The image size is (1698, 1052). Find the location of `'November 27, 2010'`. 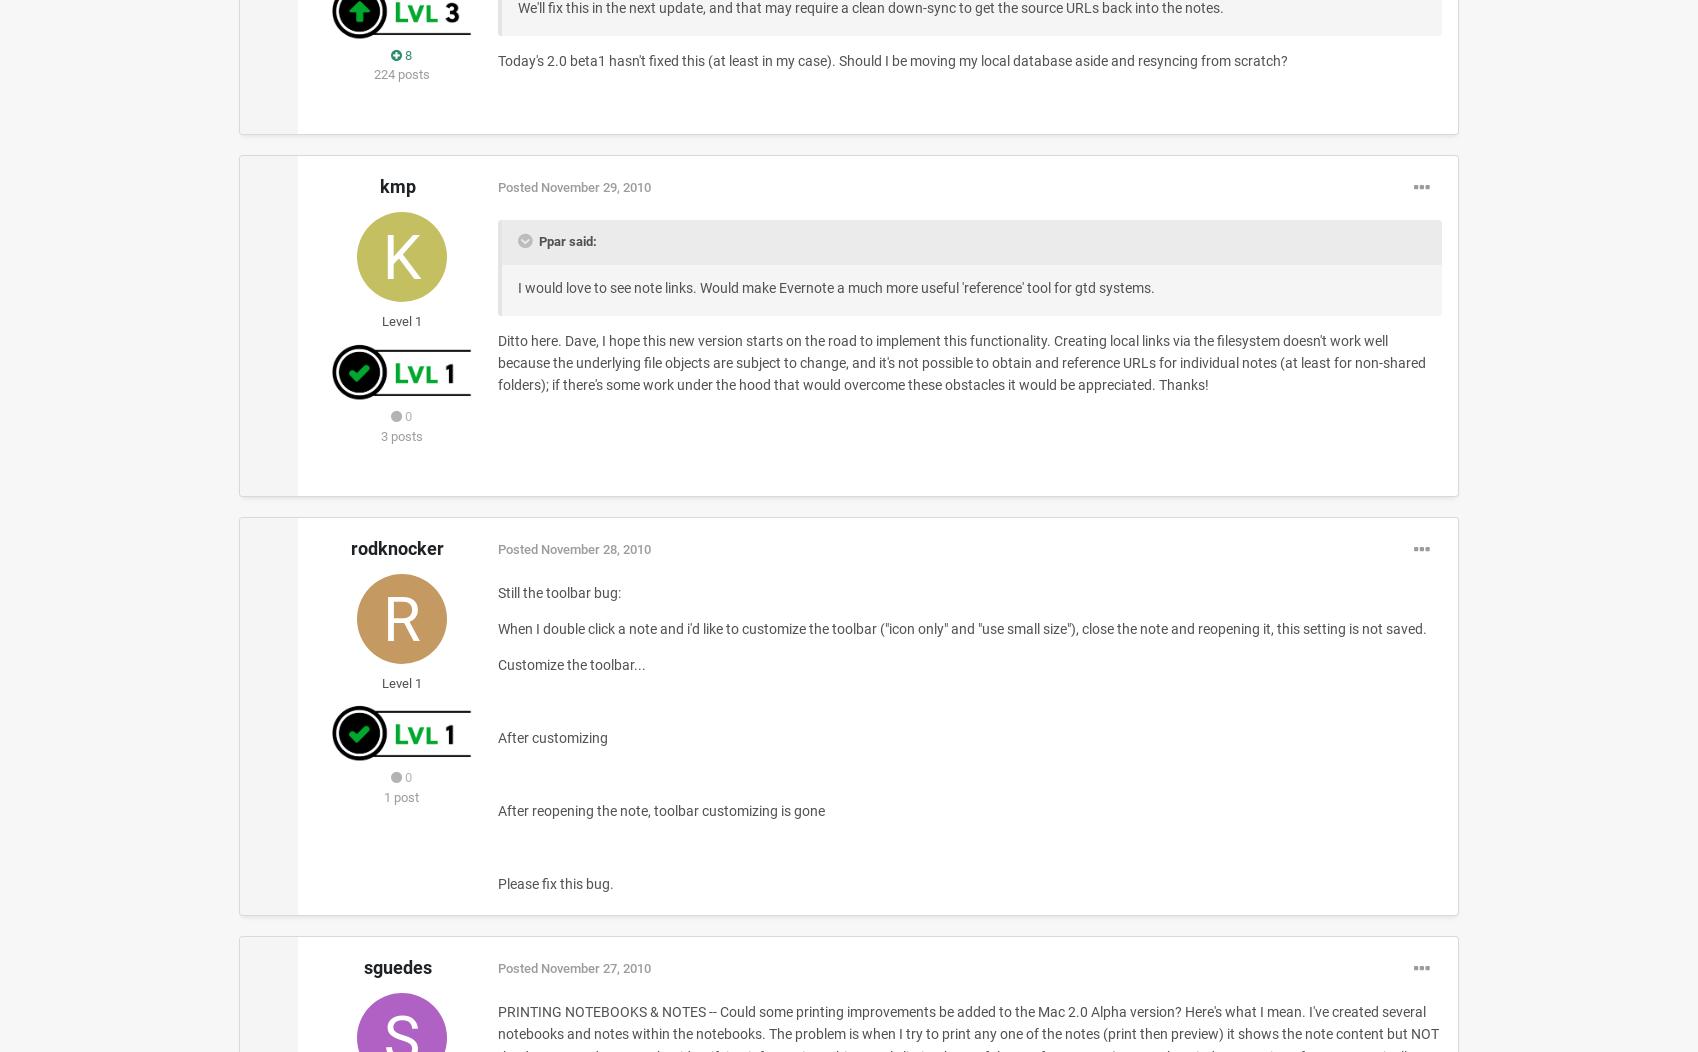

'November 27, 2010' is located at coordinates (594, 968).